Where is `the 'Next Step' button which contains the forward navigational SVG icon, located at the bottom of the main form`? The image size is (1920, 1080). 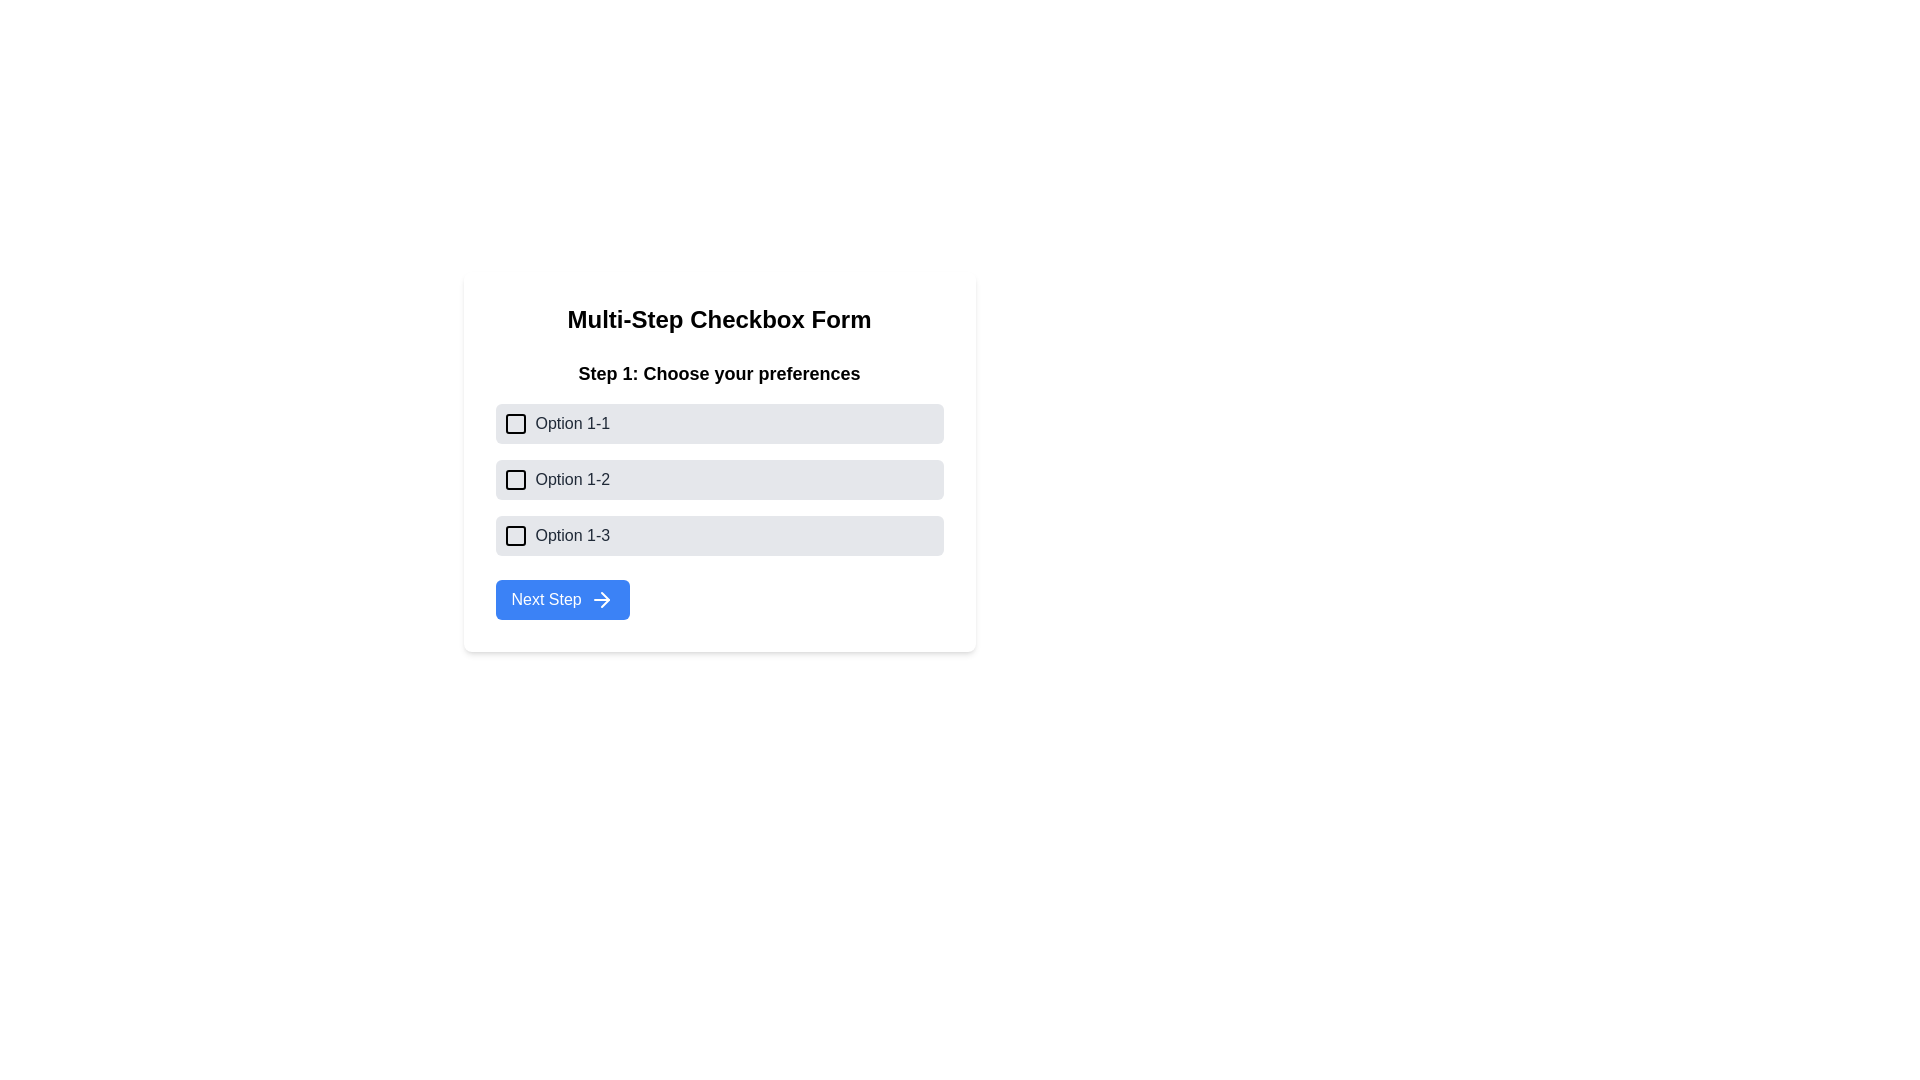
the 'Next Step' button which contains the forward navigational SVG icon, located at the bottom of the main form is located at coordinates (600, 599).